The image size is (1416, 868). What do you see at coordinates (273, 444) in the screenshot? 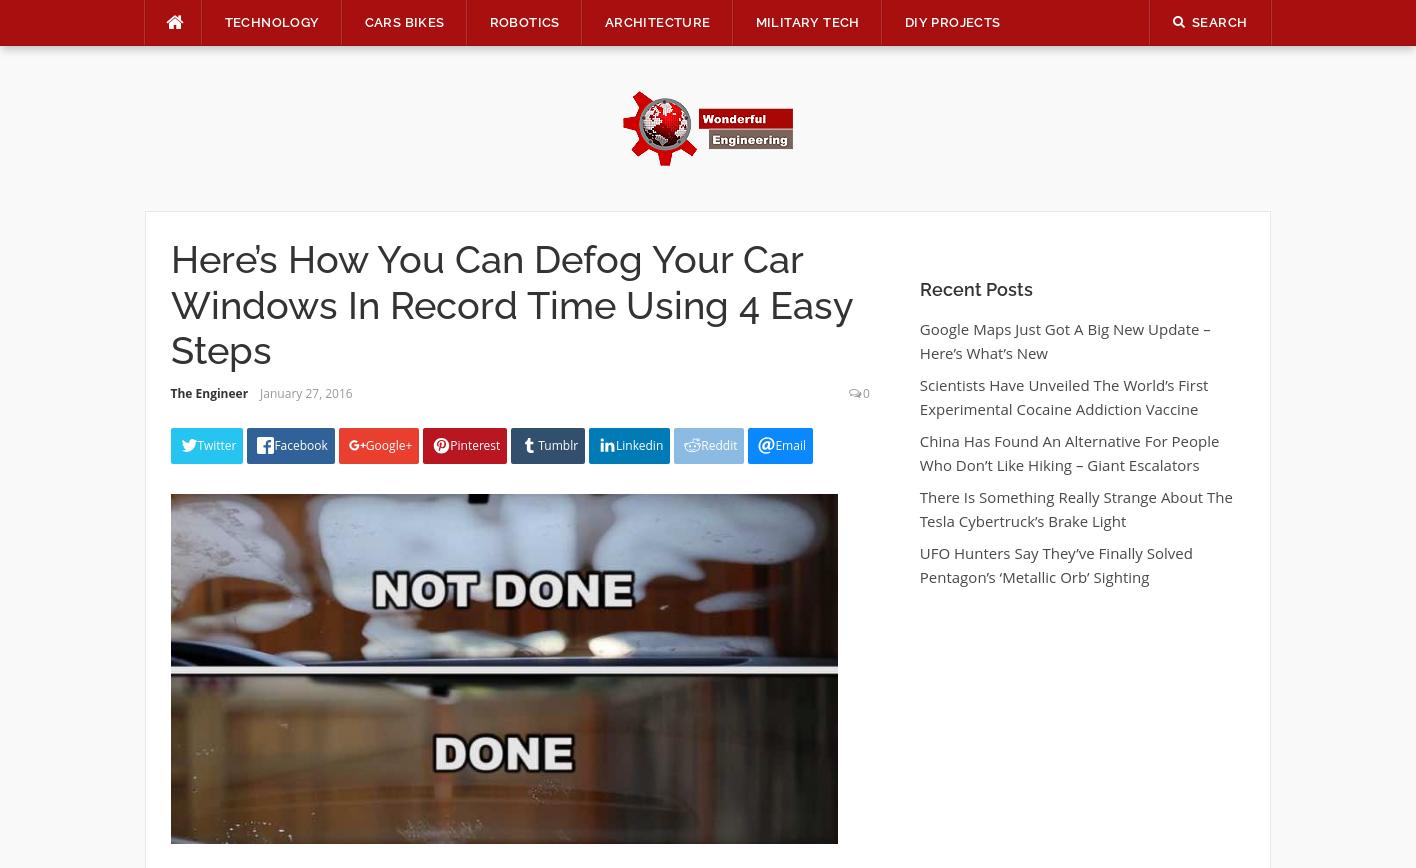
I see `'Facebook'` at bounding box center [273, 444].